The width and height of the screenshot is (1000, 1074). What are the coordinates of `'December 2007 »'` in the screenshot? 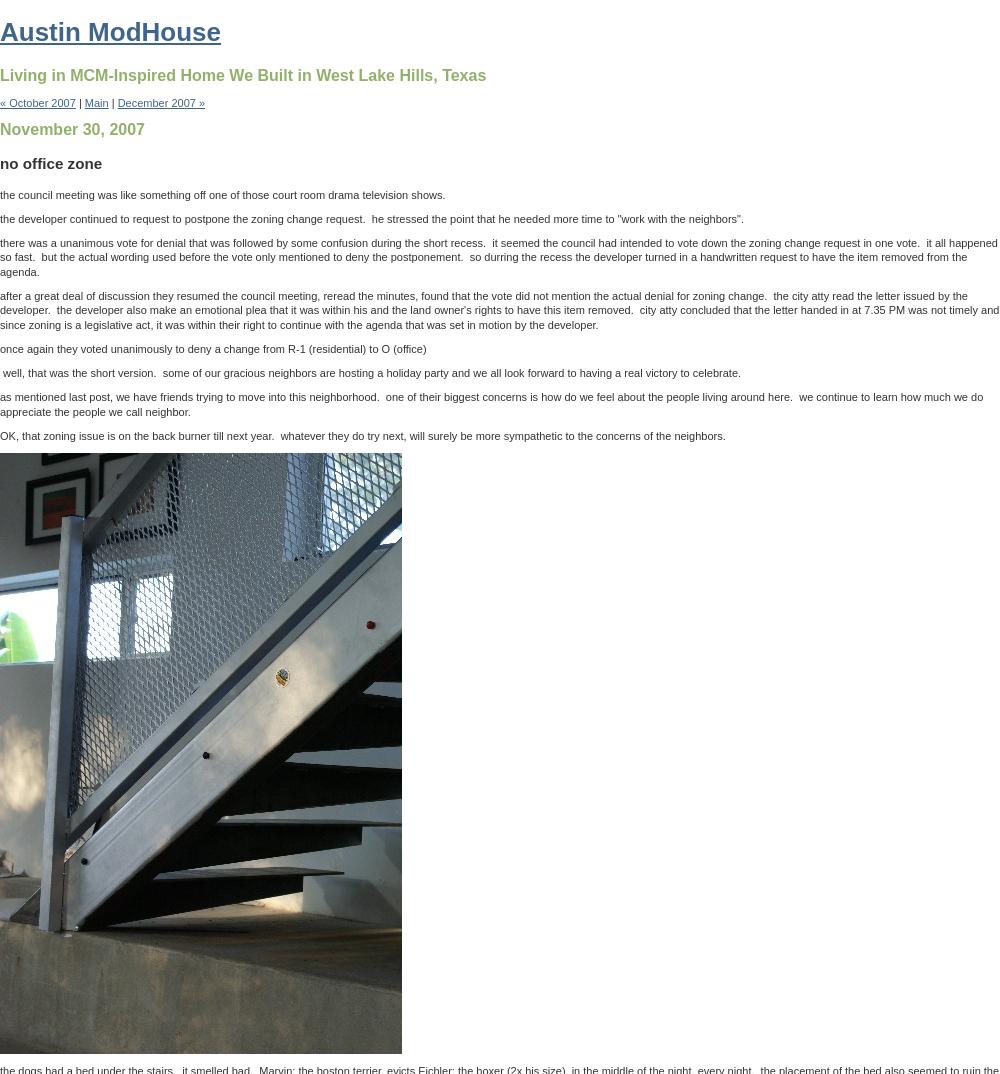 It's located at (161, 102).